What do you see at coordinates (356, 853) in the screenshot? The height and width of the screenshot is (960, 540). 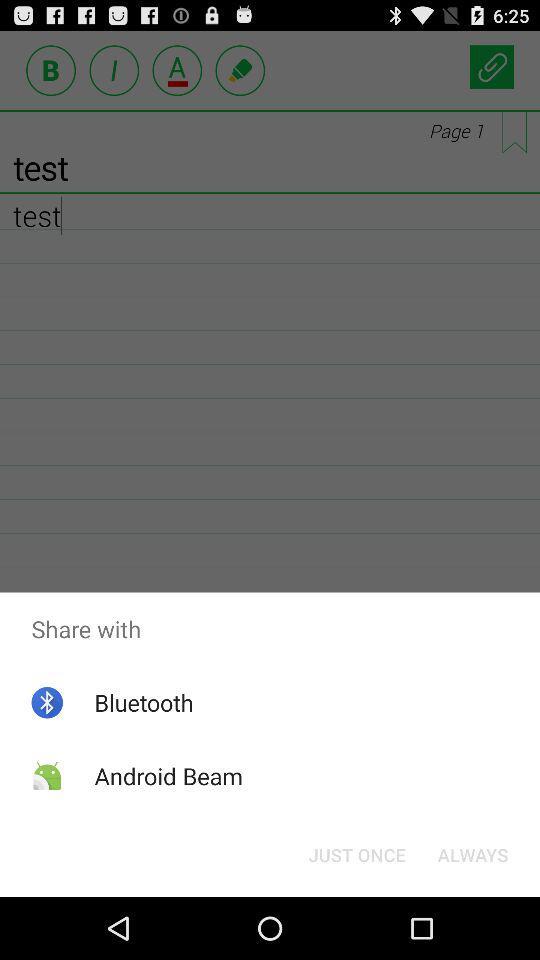 I see `item to the left of always button` at bounding box center [356, 853].